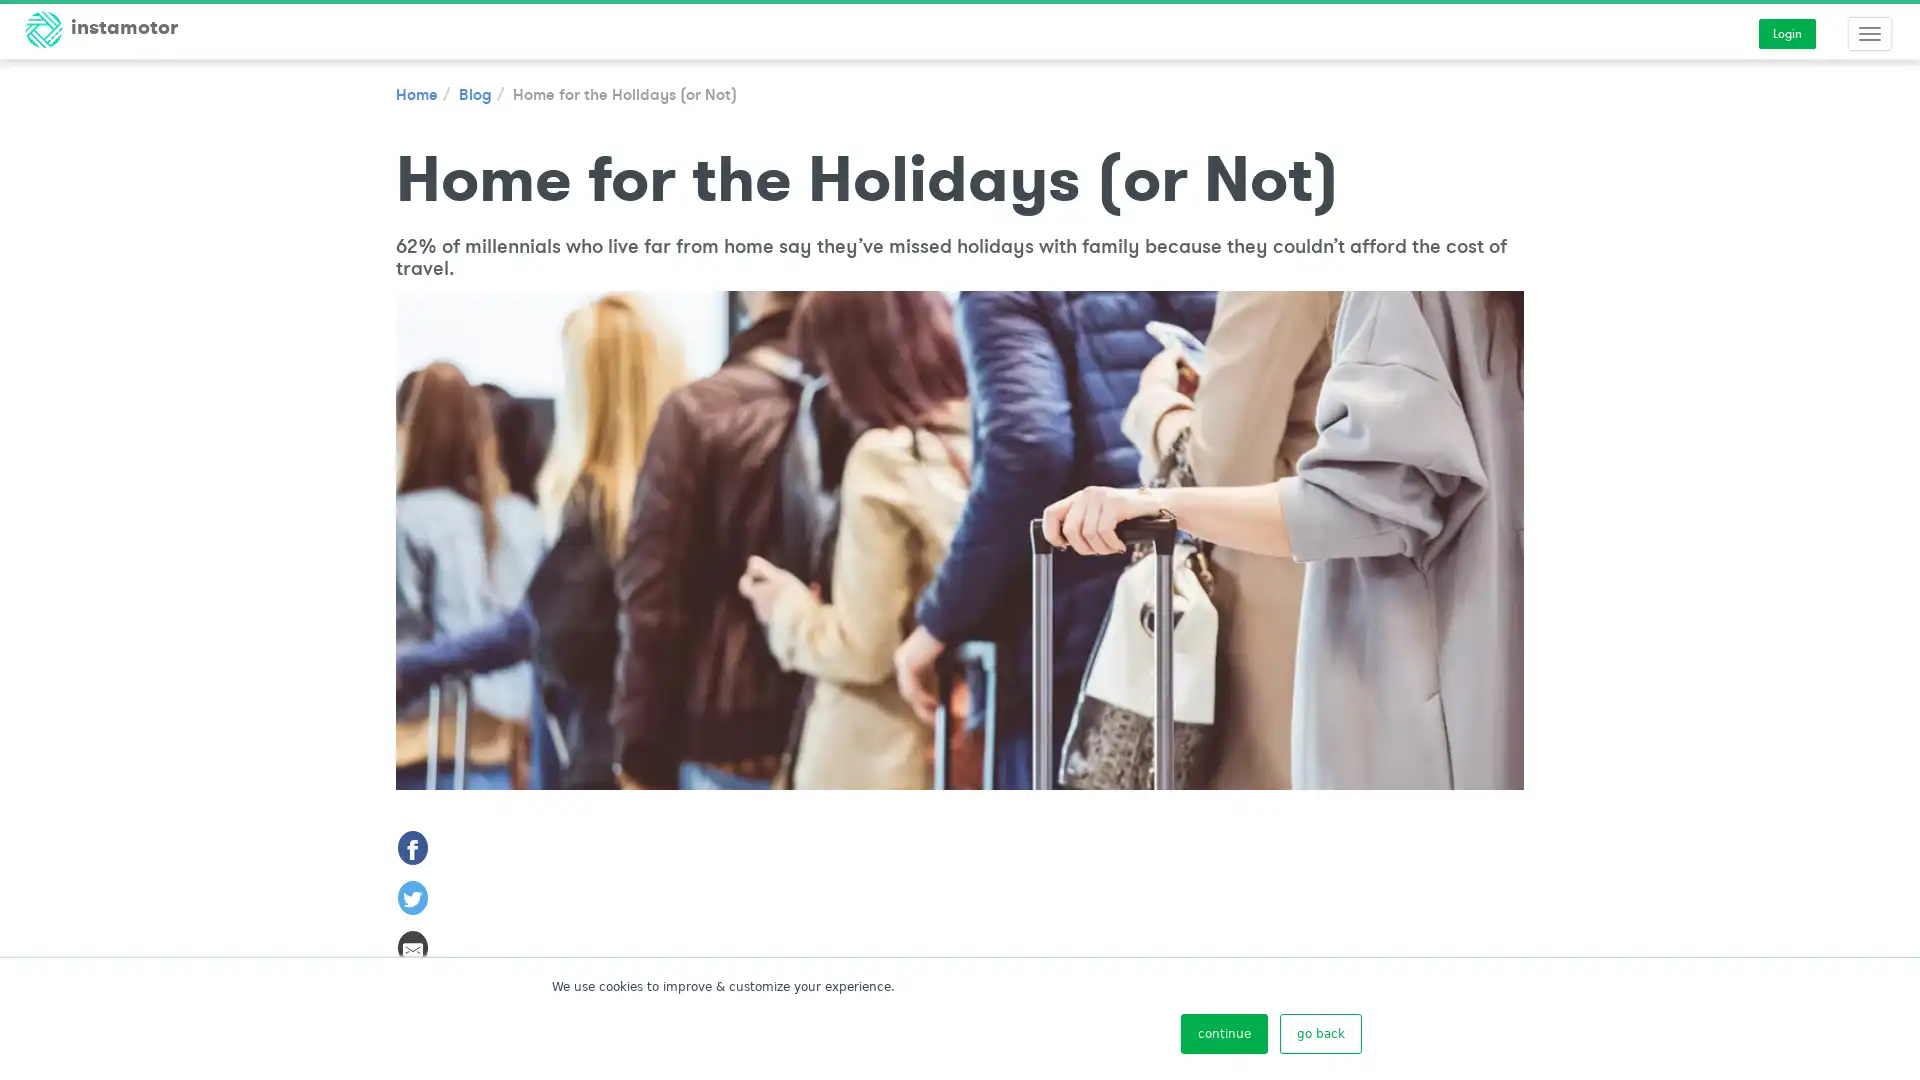 The image size is (1920, 1080). Describe the element at coordinates (1869, 34) in the screenshot. I see `Toggle navigation` at that location.